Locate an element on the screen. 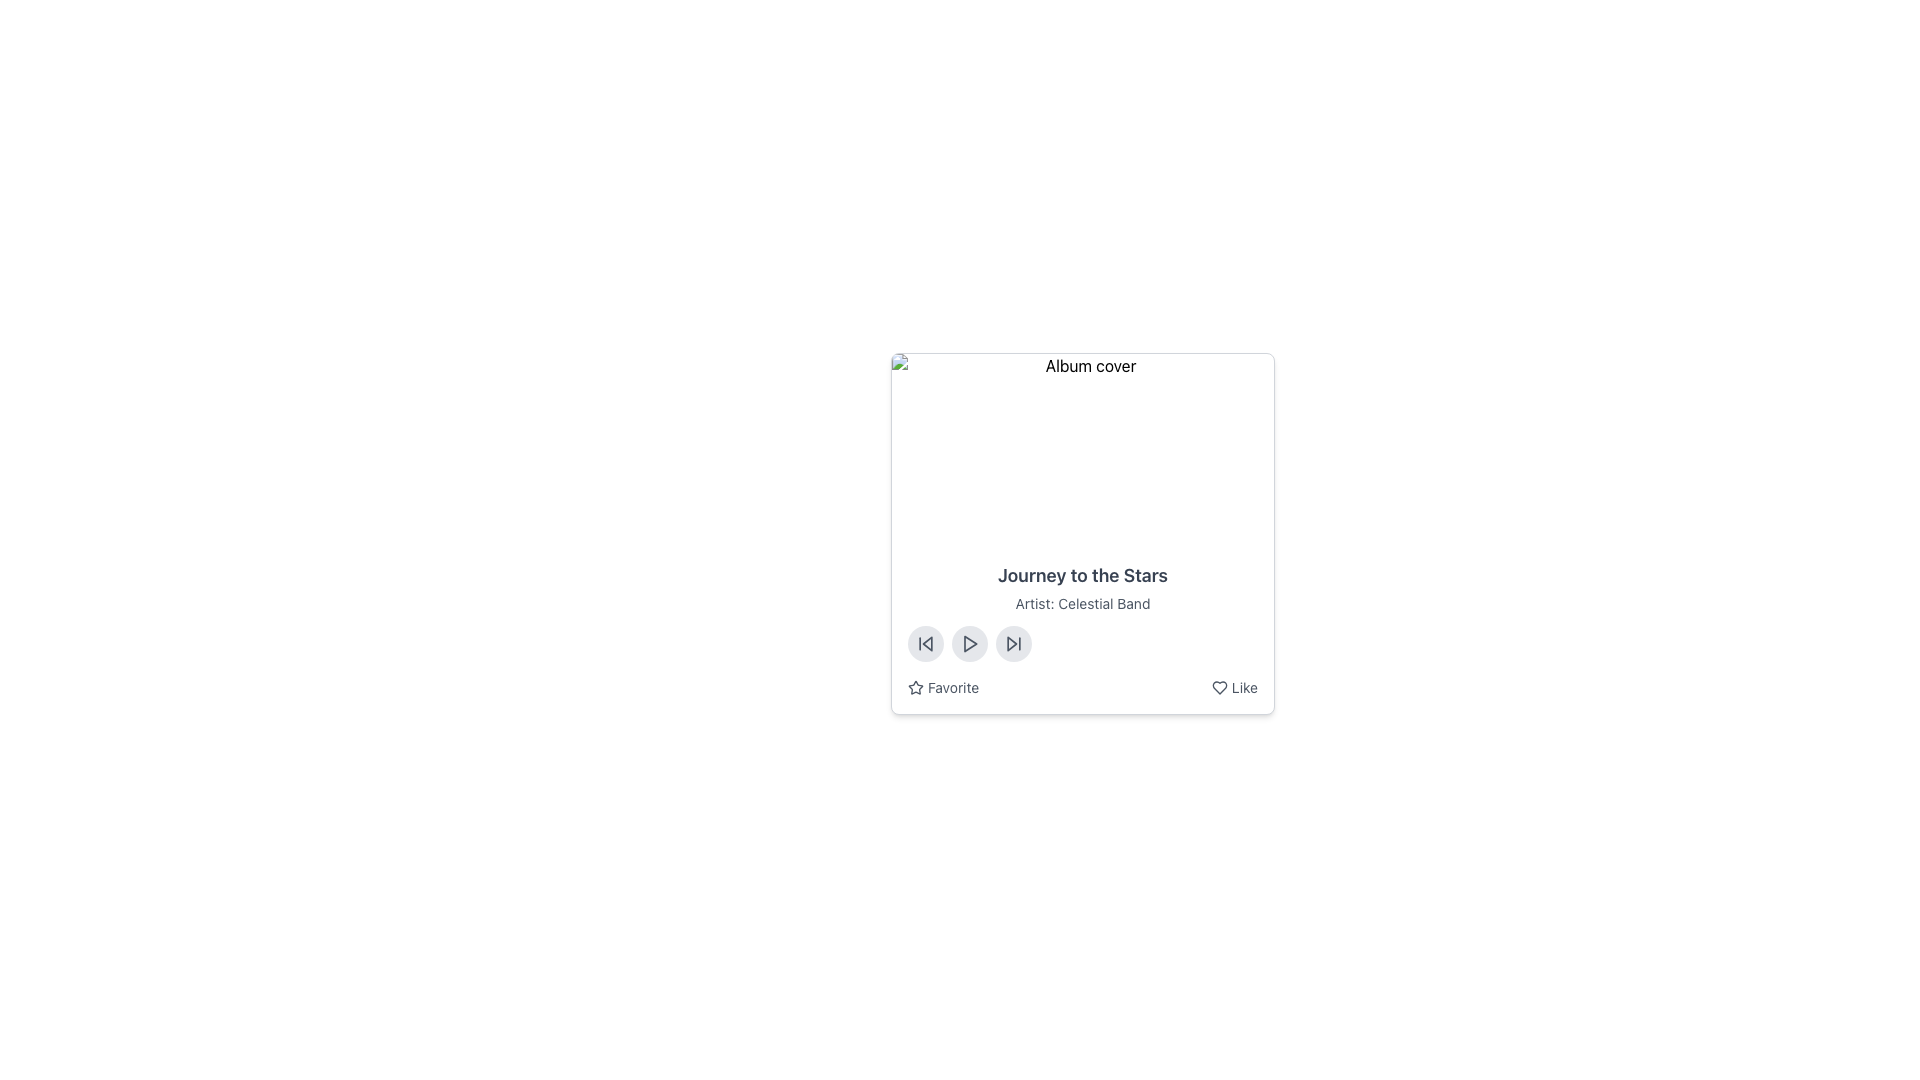 The image size is (1920, 1080). the 'Favorite' button, which is a small interactive component with an outlined star icon and the text 'Favorite' that changes color to blue on hover is located at coordinates (942, 686).